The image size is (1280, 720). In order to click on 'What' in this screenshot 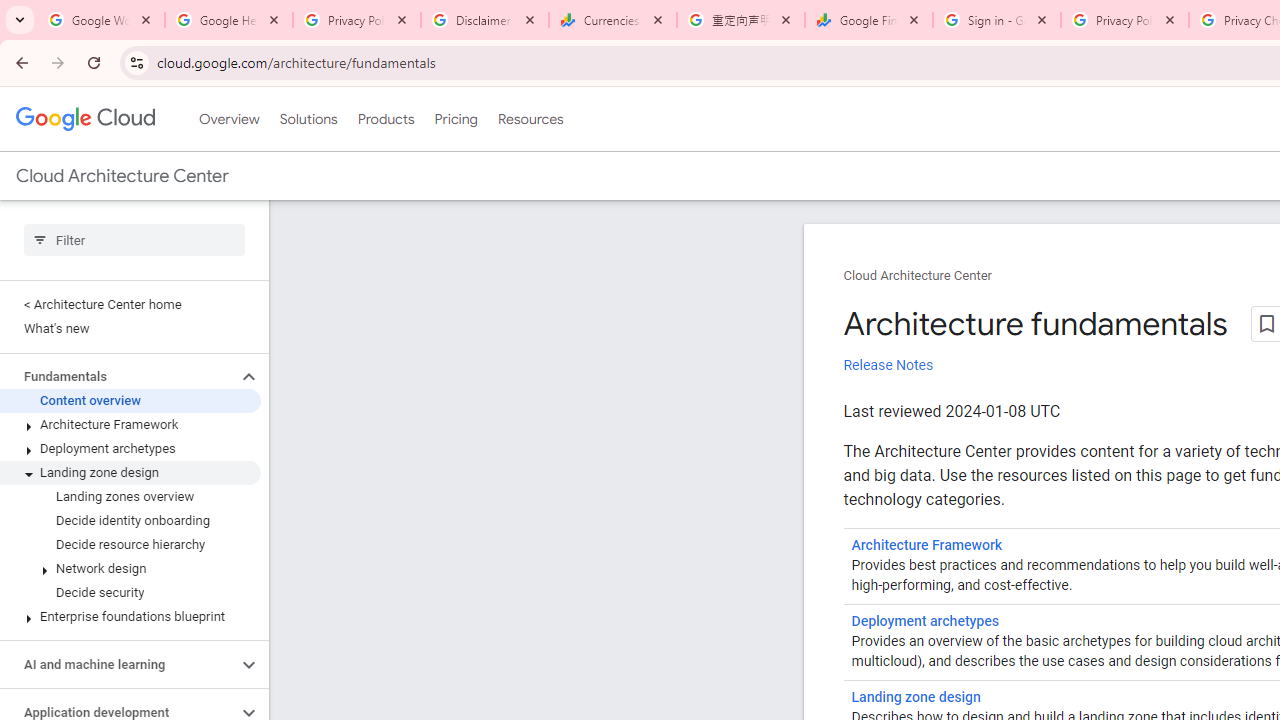, I will do `click(129, 328)`.